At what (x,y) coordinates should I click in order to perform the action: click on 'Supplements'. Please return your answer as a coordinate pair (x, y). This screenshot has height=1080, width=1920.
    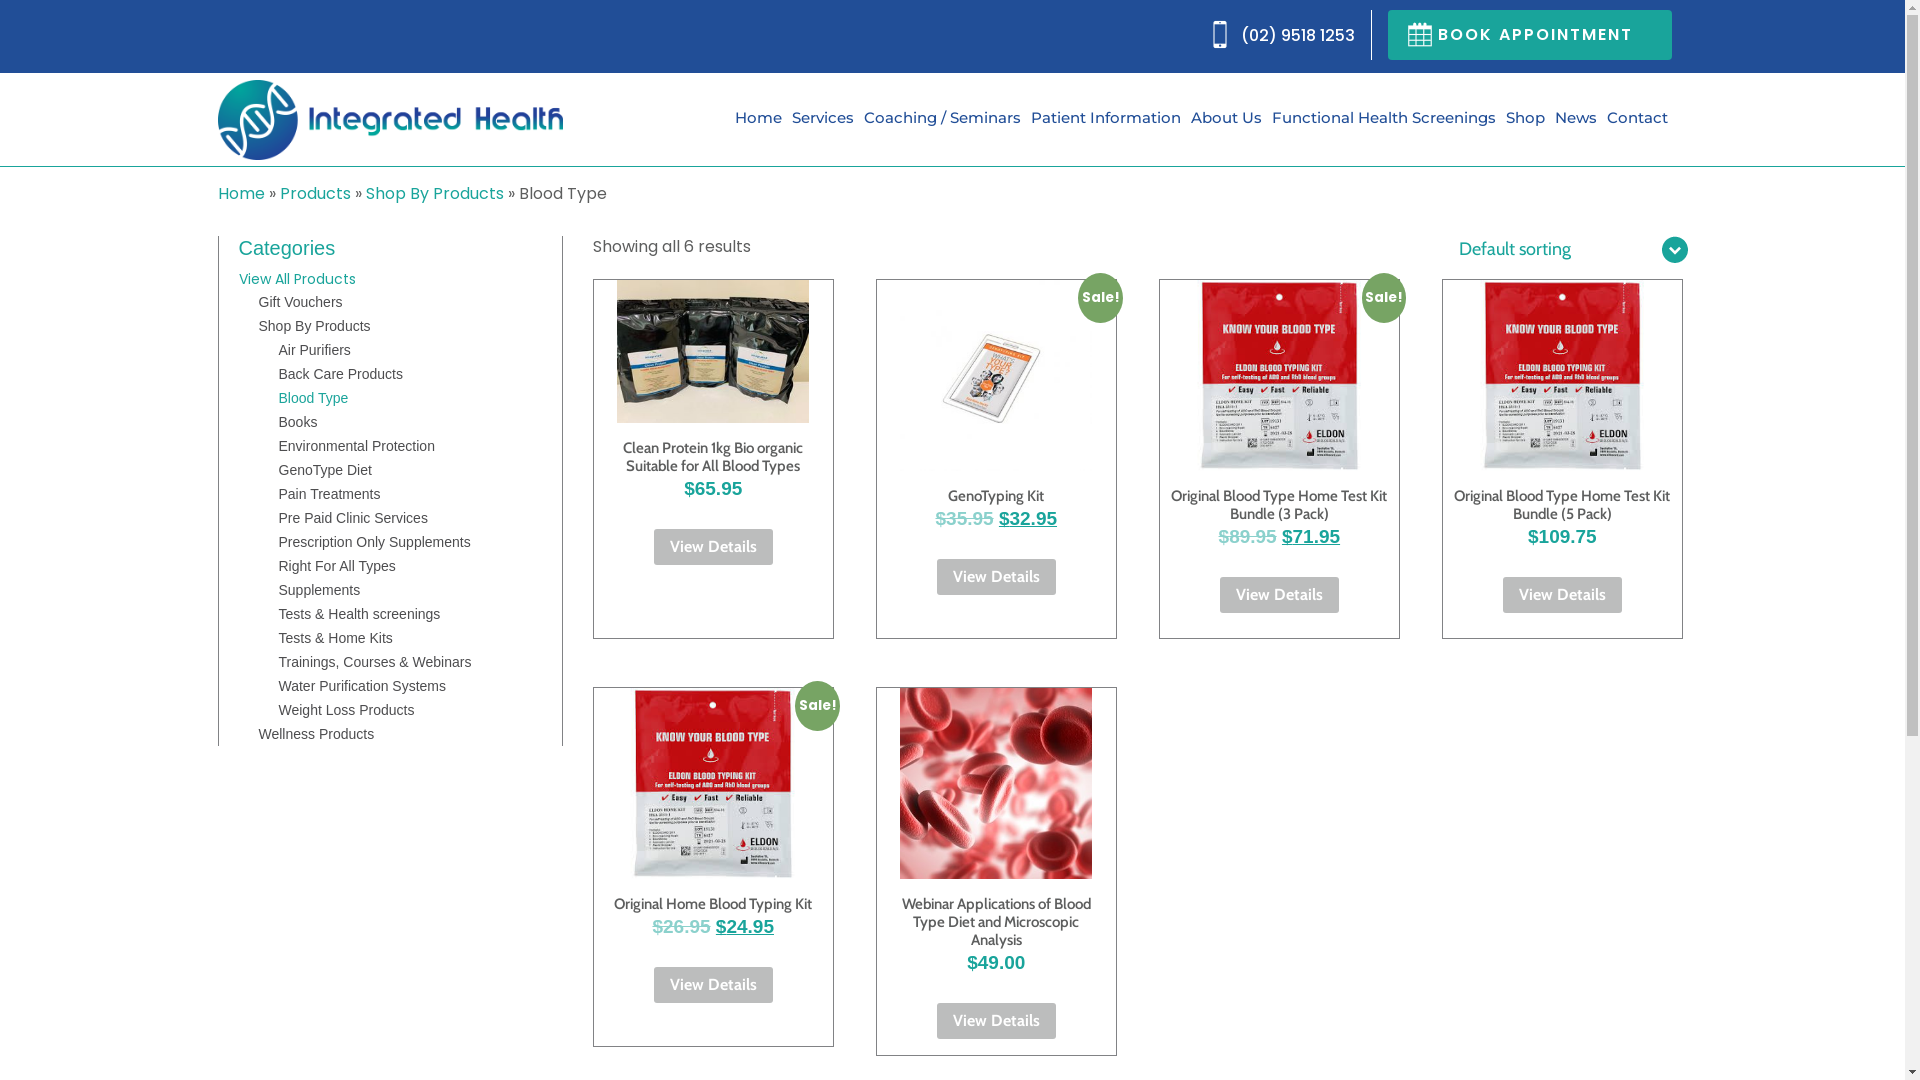
    Looking at the image, I should click on (317, 589).